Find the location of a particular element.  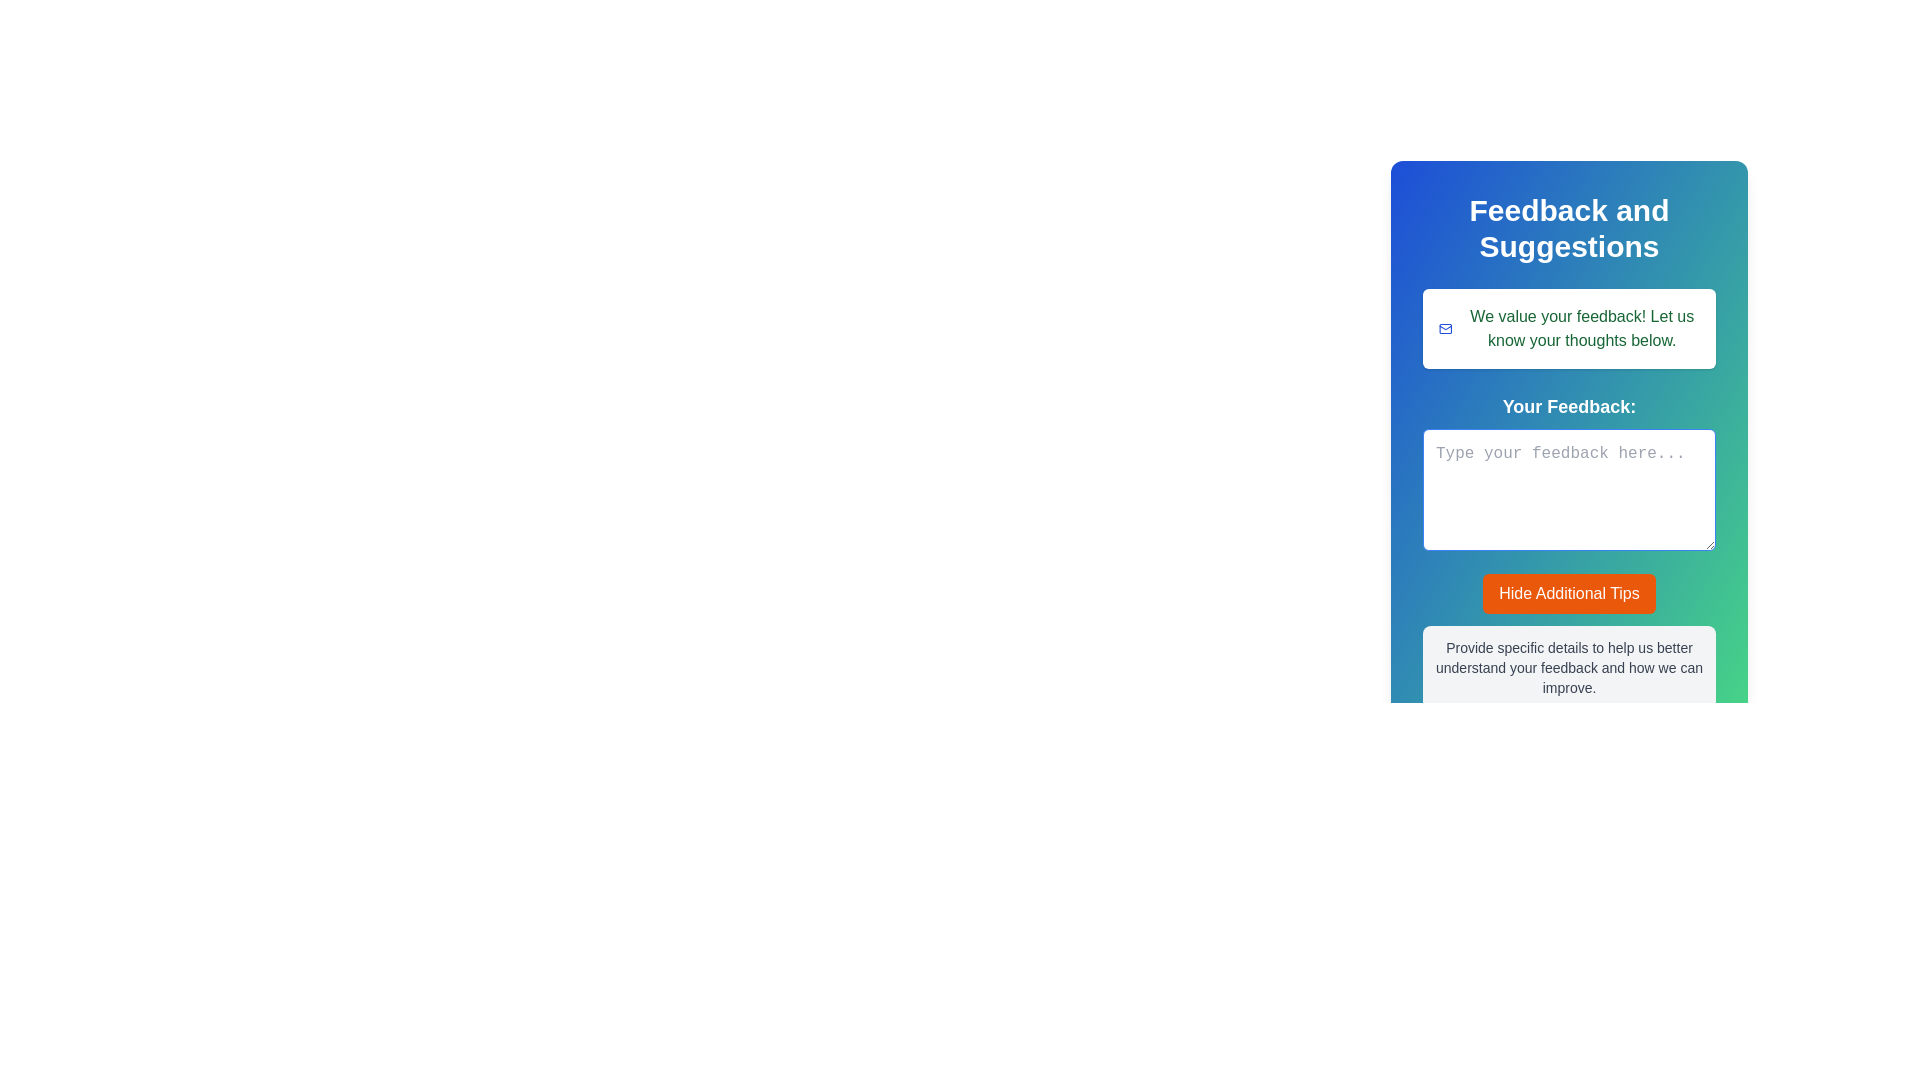

the informational banner encouraging users to share their thoughts, located below the 'Feedback and Suggestions' title and above 'Your Feedback:' is located at coordinates (1568, 327).